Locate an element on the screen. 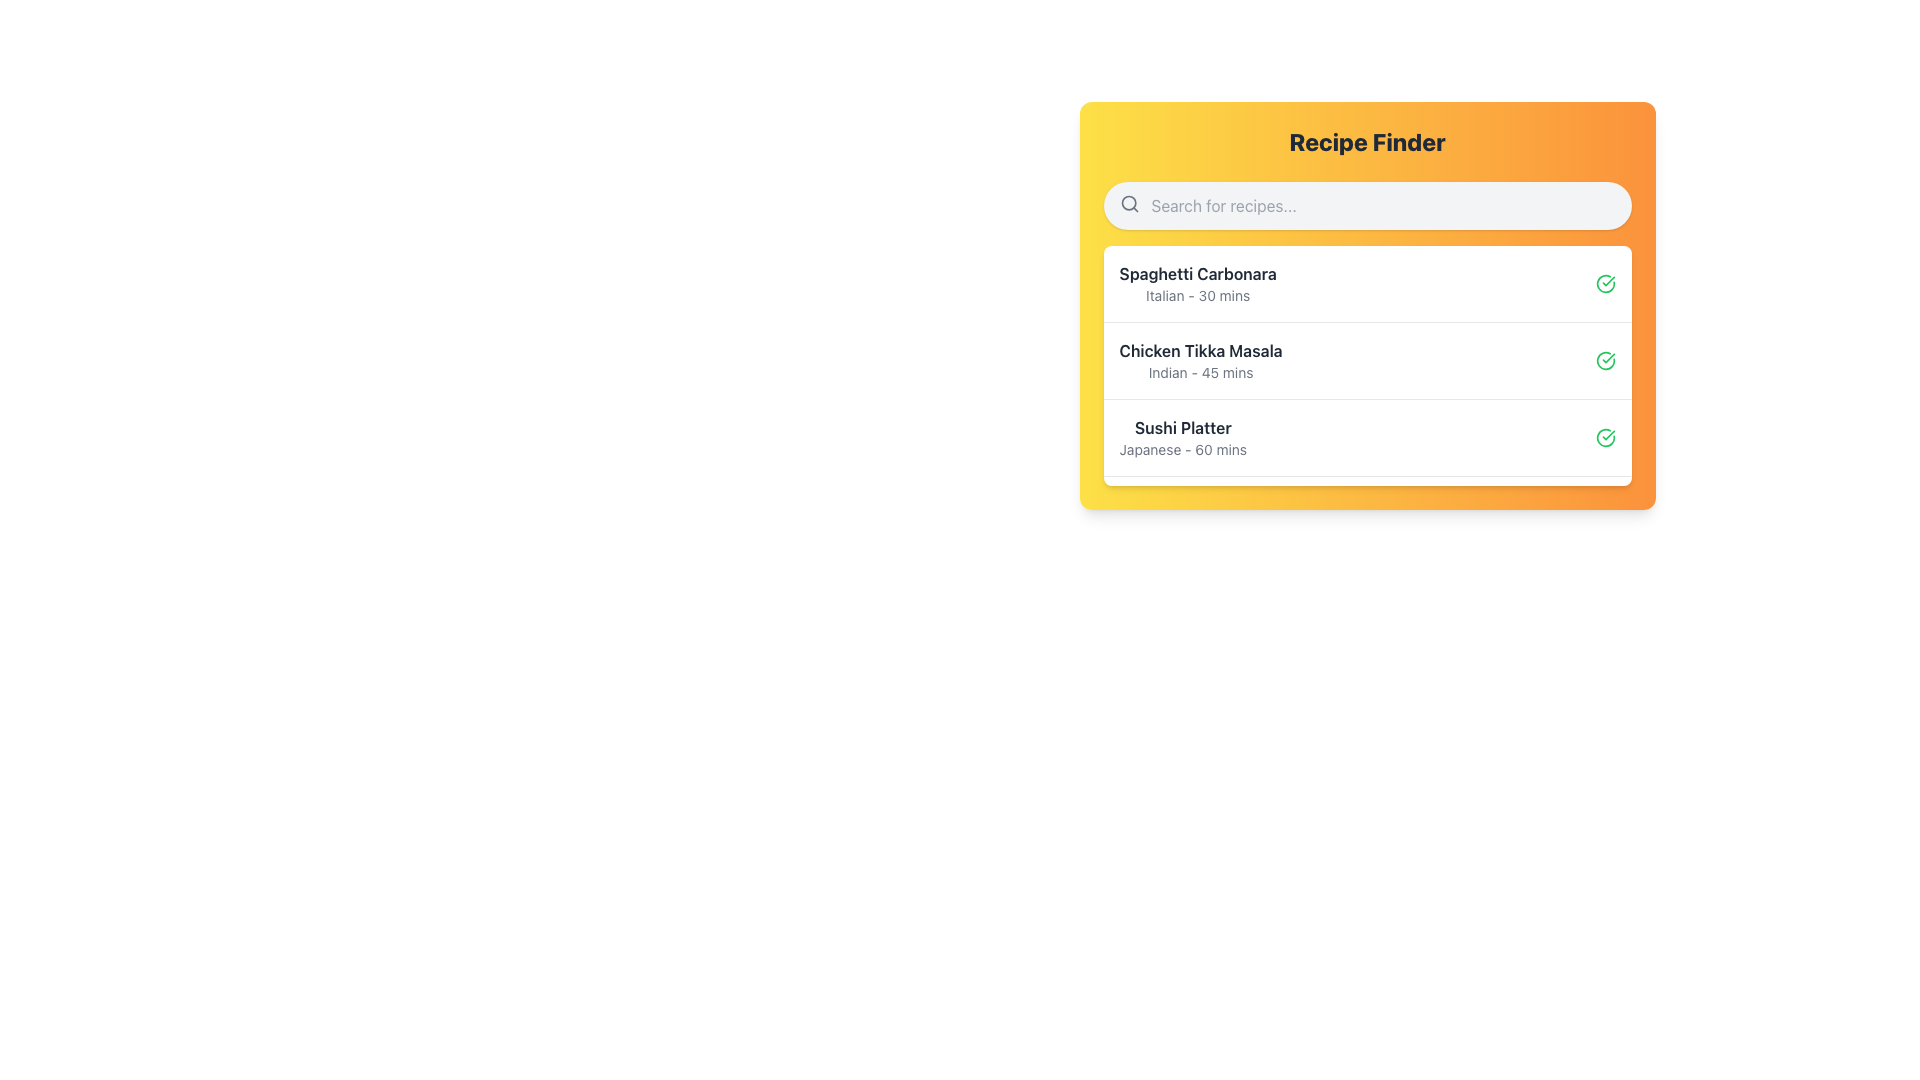 This screenshot has height=1080, width=1920. descriptive text content about the recipe 'Chicken Tikka Masala', which includes its cuisine type 'Indian' and preparation time '45 mins', located within the recipe list in the Recipe Finder interface is located at coordinates (1200, 373).